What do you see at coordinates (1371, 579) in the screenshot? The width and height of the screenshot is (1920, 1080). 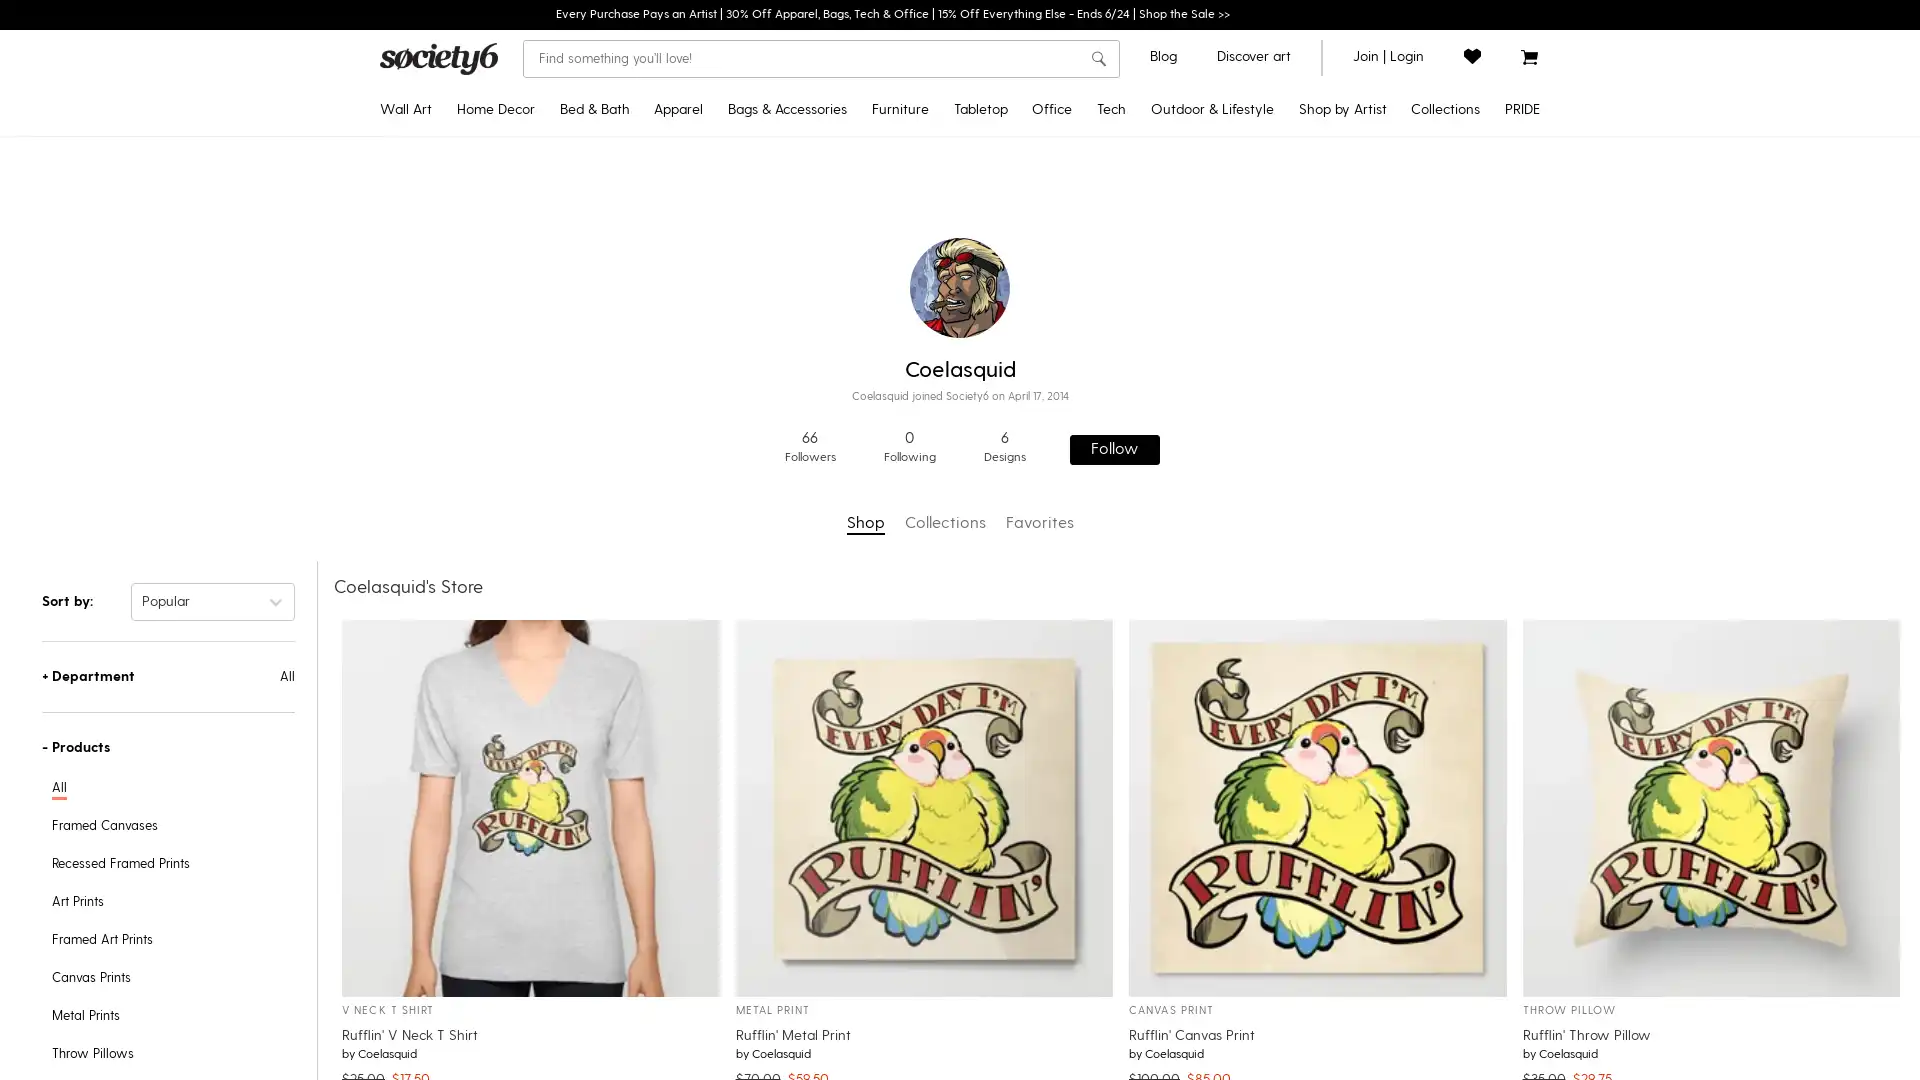 I see `All Collections` at bounding box center [1371, 579].